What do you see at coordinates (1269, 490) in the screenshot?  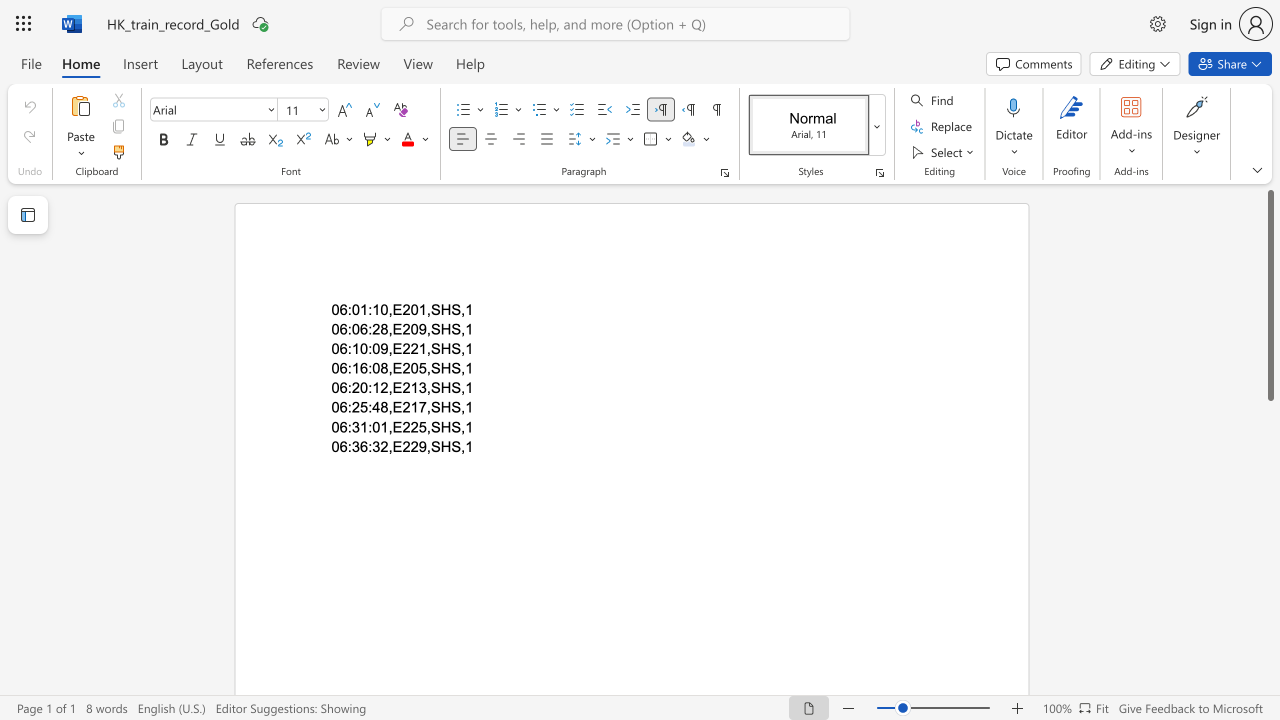 I see `the scrollbar to move the page down` at bounding box center [1269, 490].